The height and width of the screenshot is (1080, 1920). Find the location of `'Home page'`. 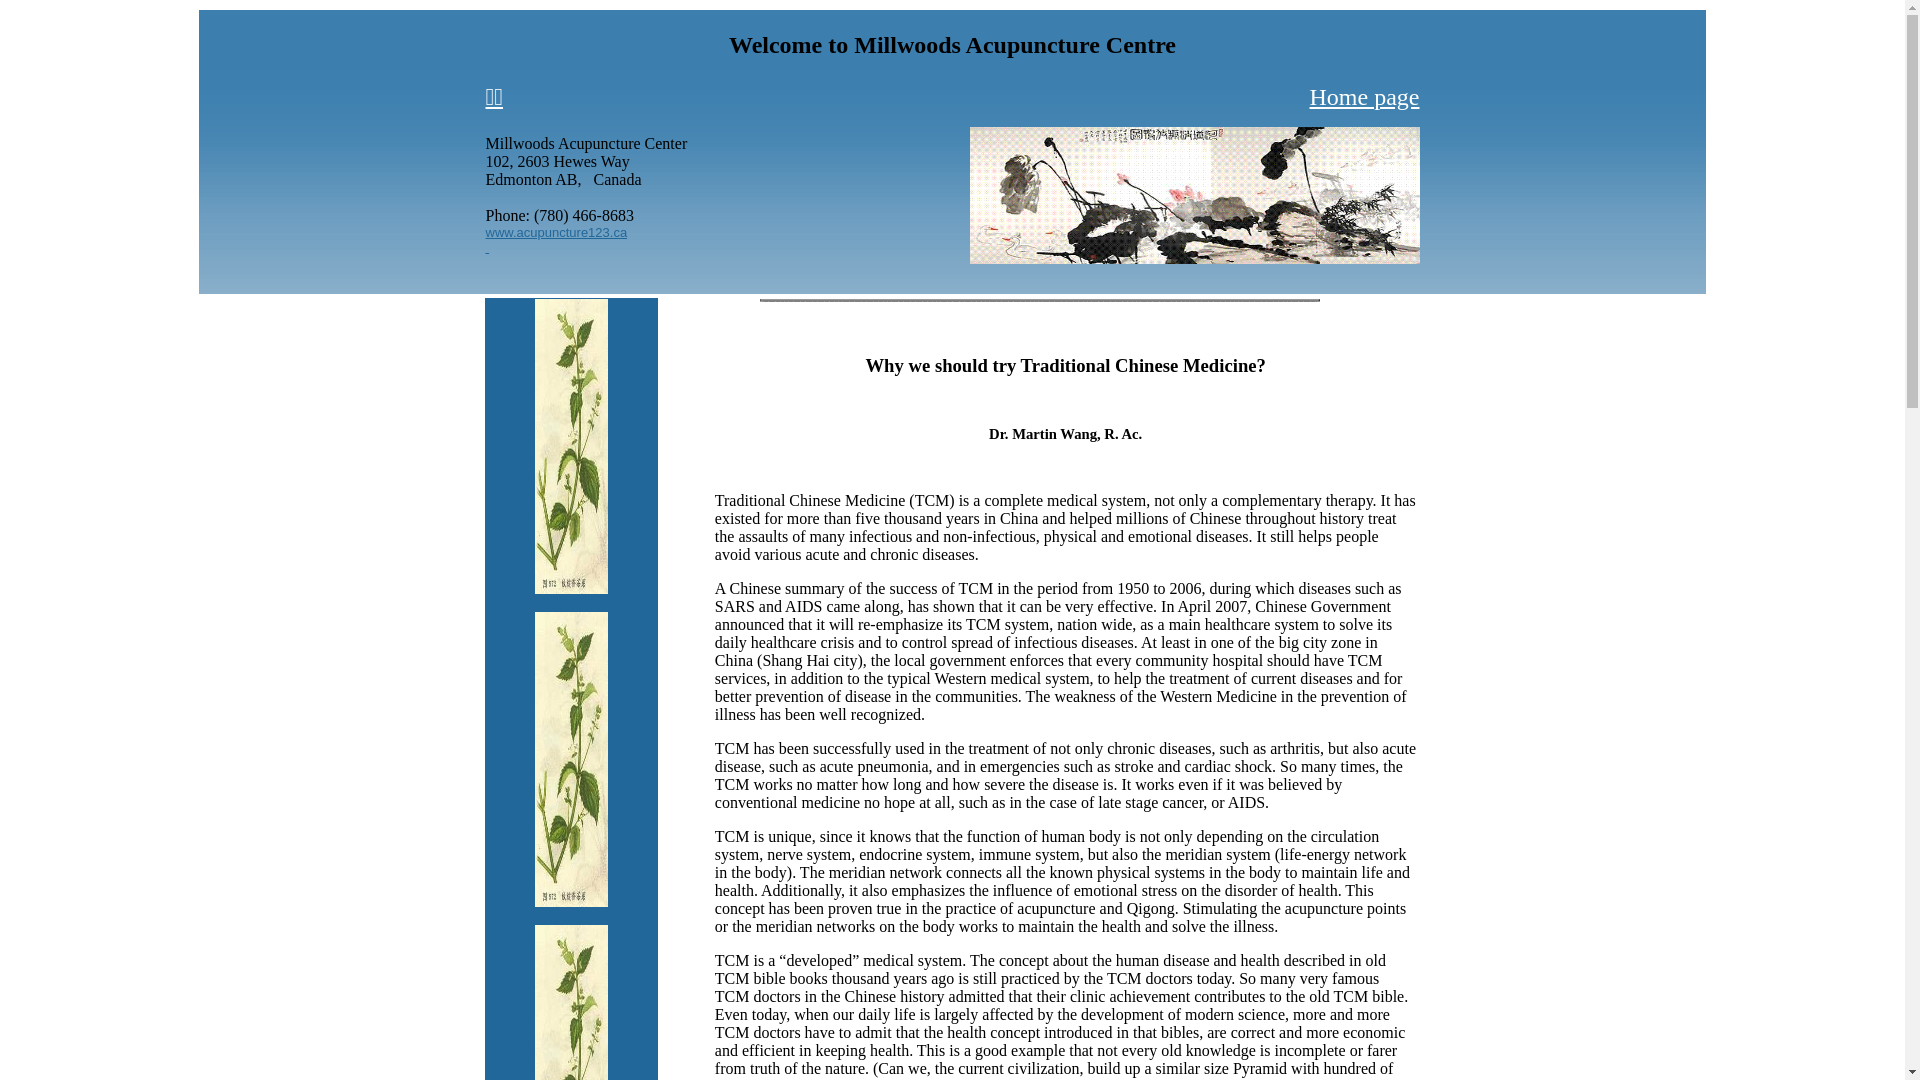

'Home page' is located at coordinates (1363, 96).